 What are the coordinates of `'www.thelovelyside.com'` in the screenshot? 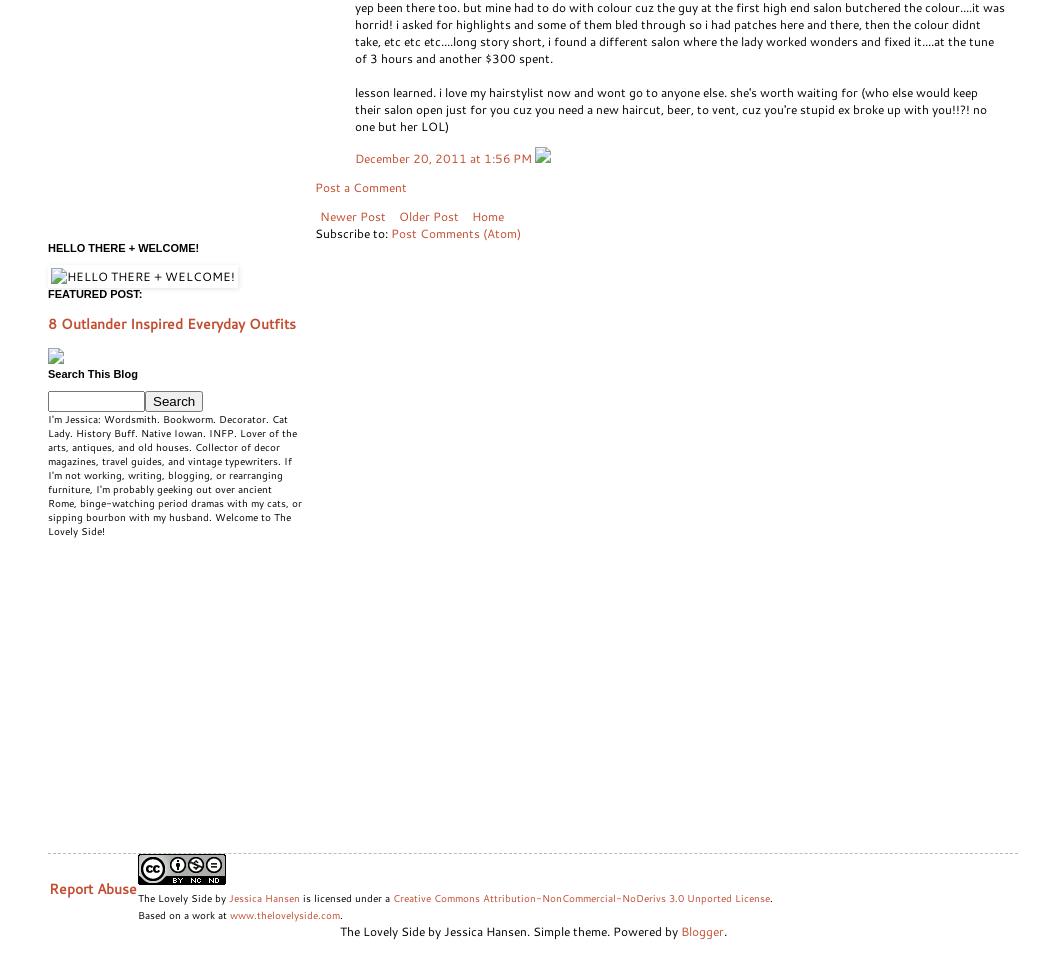 It's located at (230, 914).